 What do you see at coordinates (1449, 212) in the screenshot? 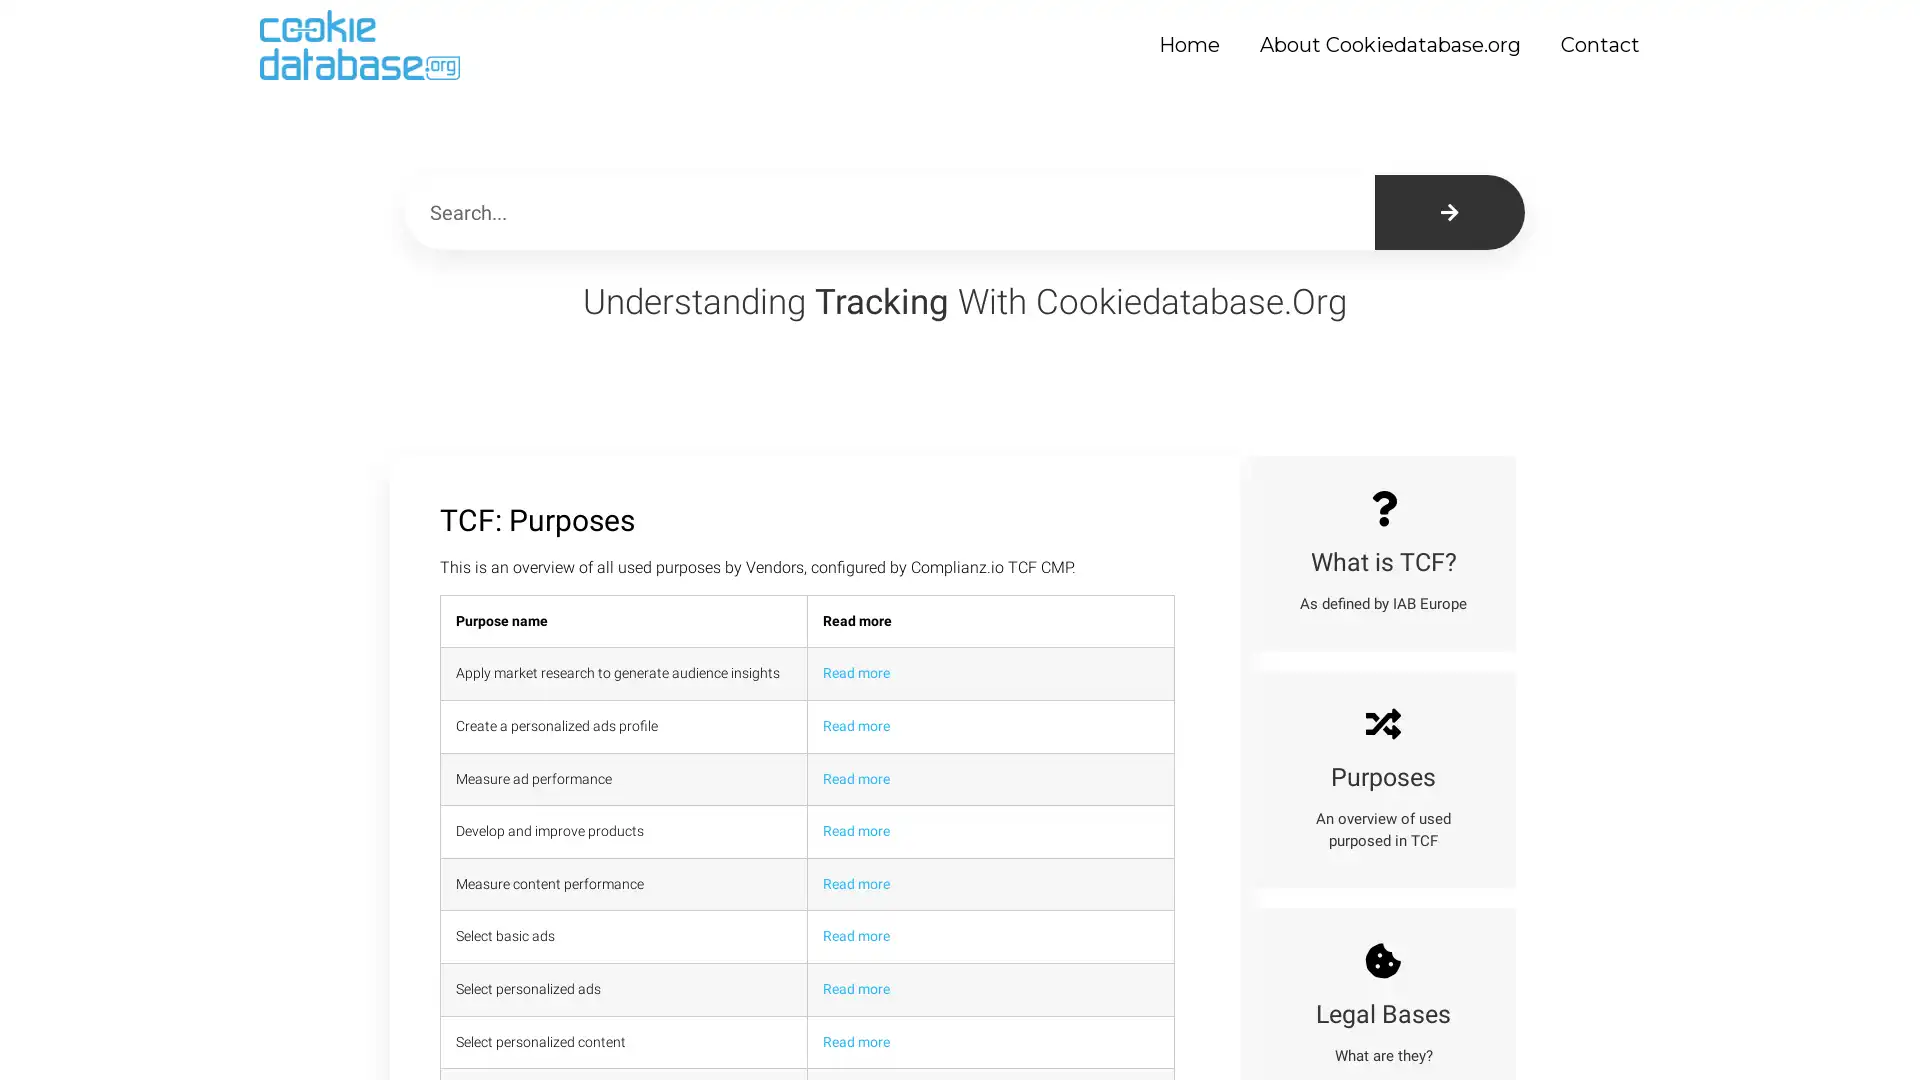
I see `Search` at bounding box center [1449, 212].